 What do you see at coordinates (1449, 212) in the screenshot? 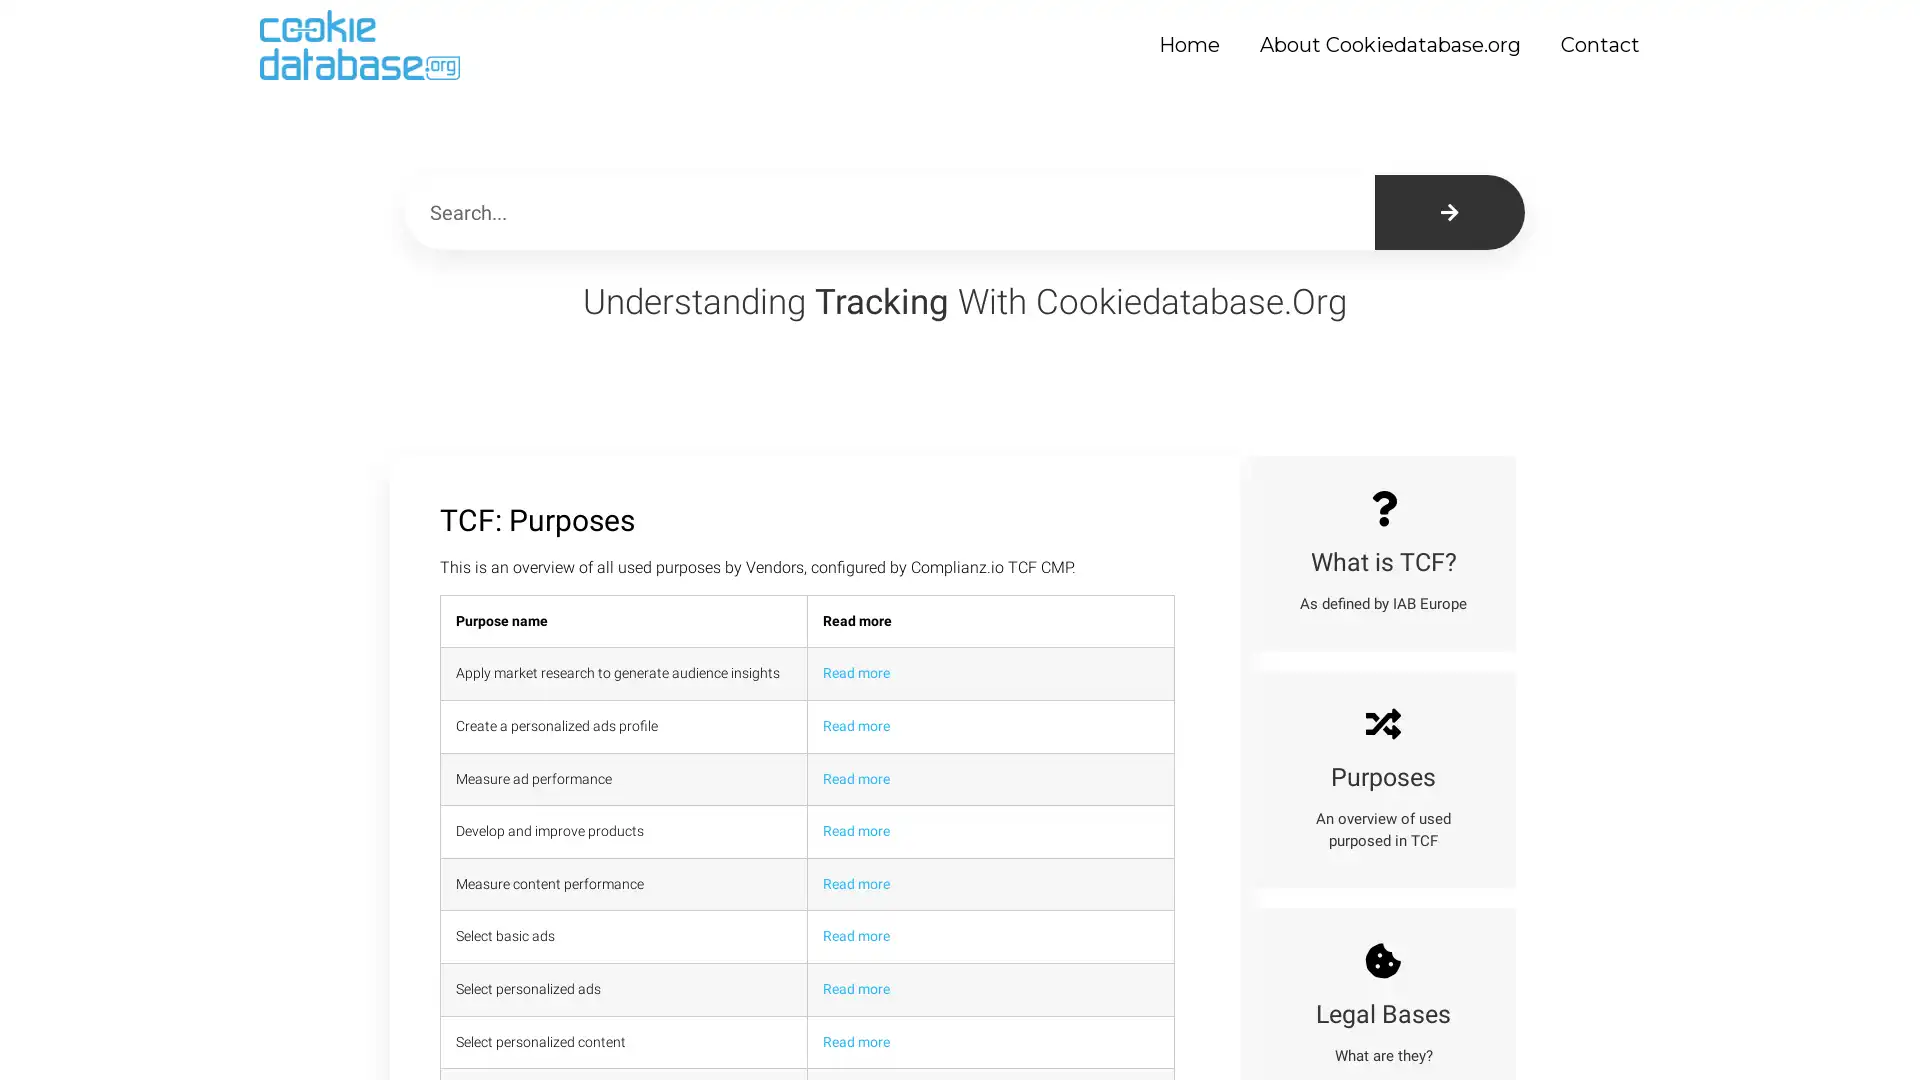
I see `Search` at bounding box center [1449, 212].